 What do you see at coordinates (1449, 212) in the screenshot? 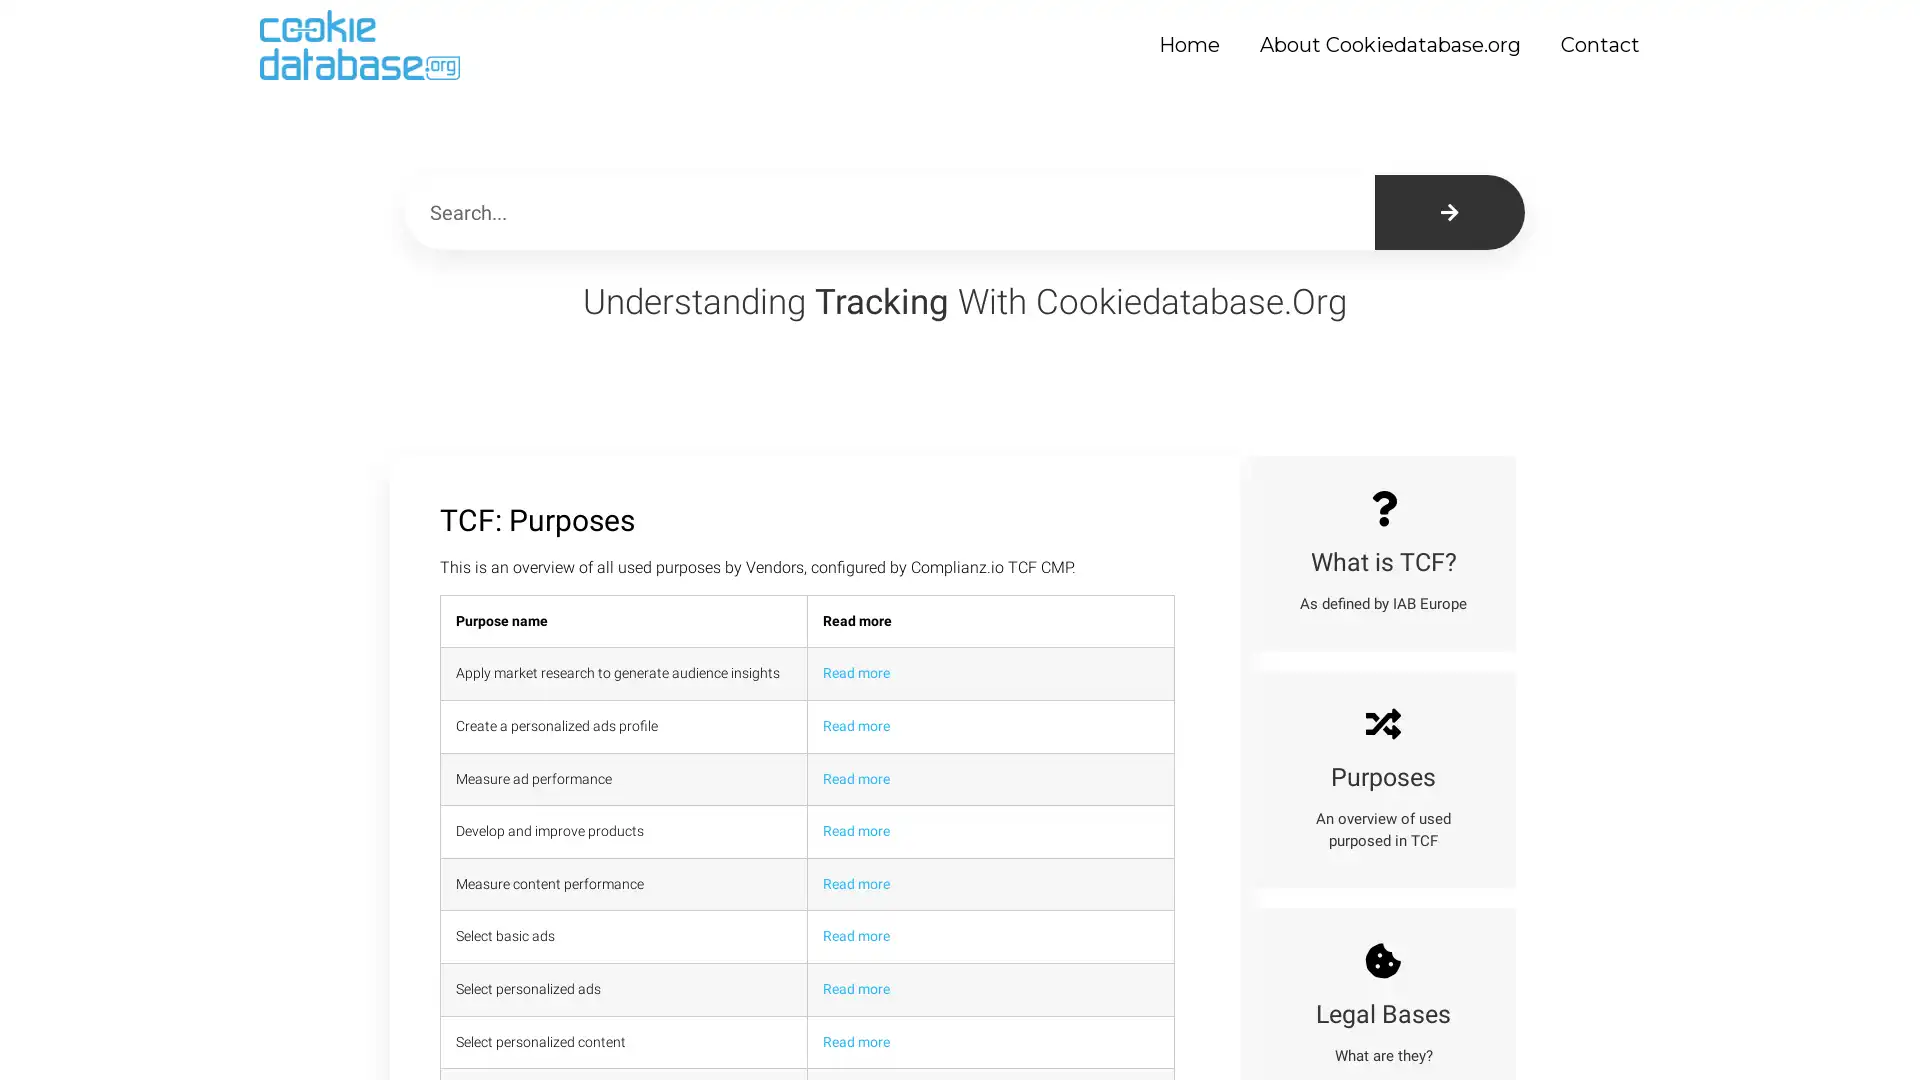
I see `Search` at bounding box center [1449, 212].